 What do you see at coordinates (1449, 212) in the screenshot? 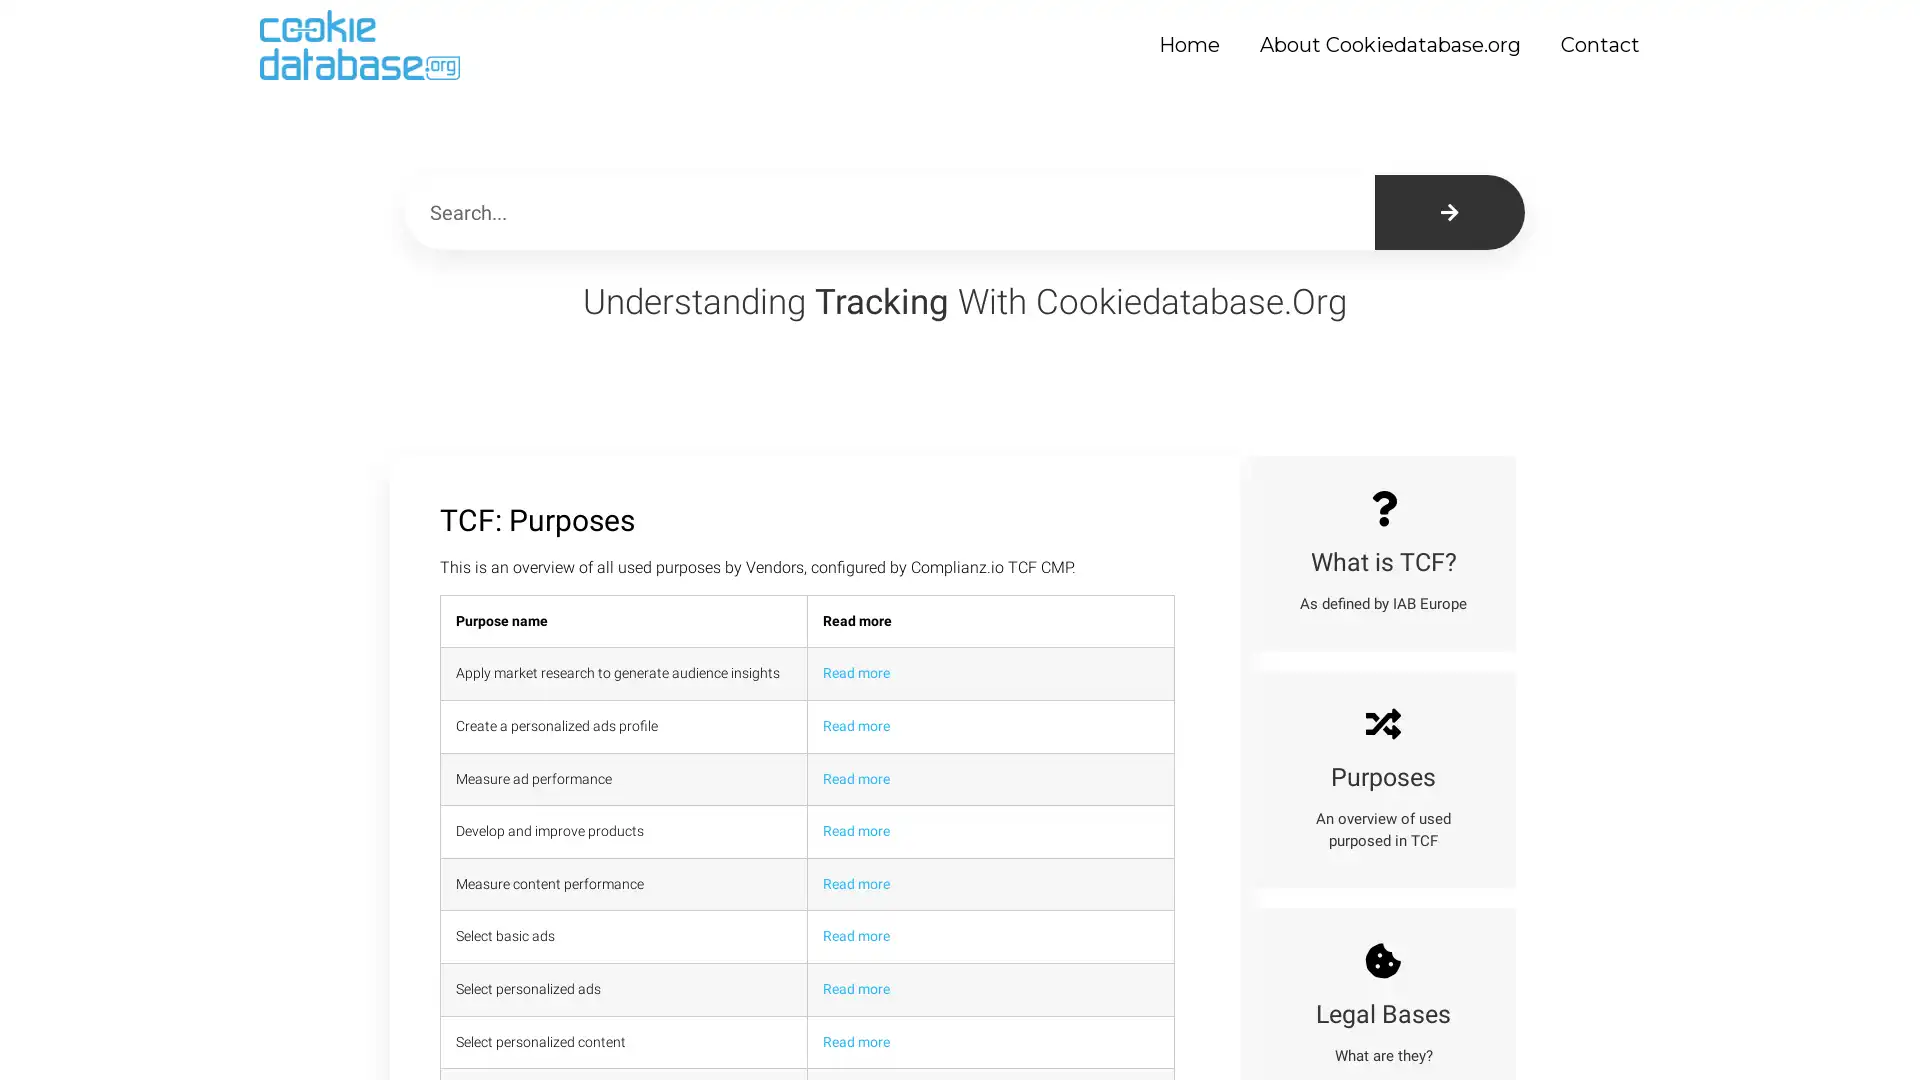
I see `Search` at bounding box center [1449, 212].